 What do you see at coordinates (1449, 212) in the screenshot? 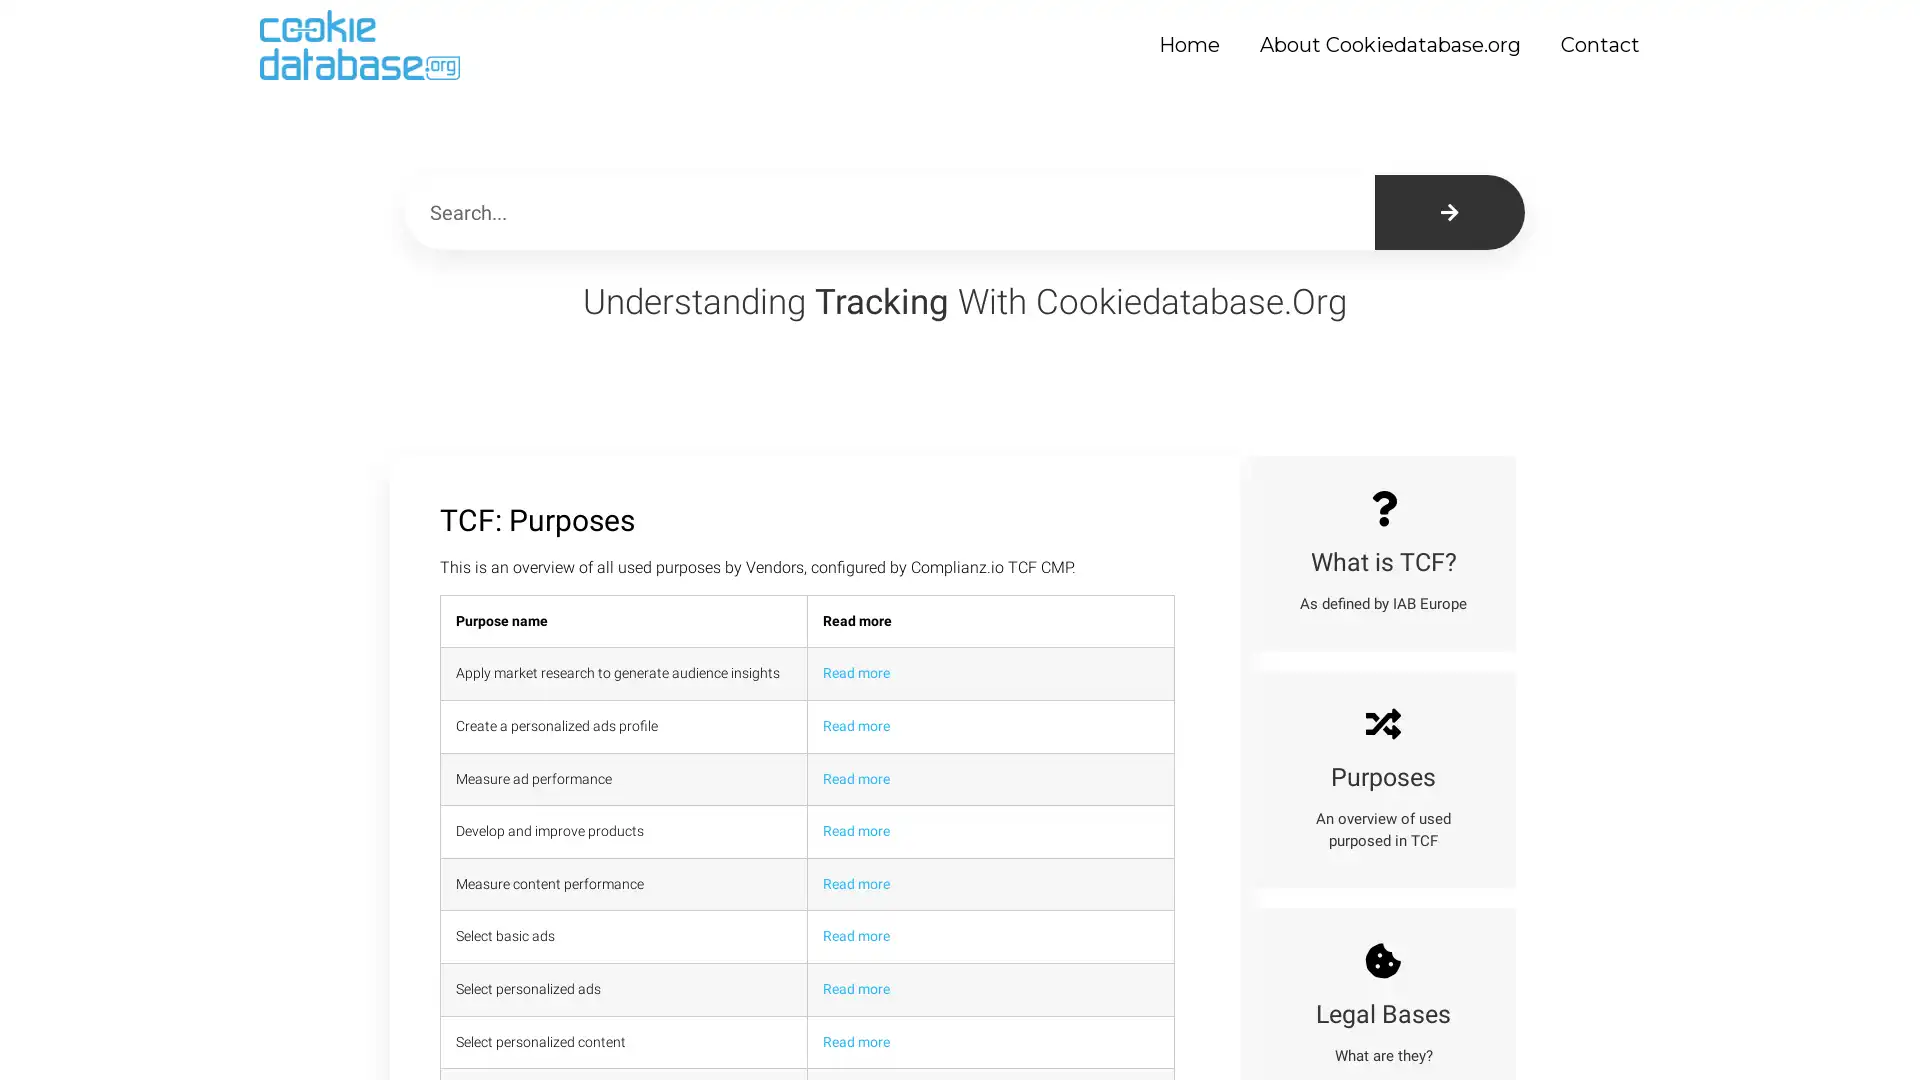
I see `Search` at bounding box center [1449, 212].